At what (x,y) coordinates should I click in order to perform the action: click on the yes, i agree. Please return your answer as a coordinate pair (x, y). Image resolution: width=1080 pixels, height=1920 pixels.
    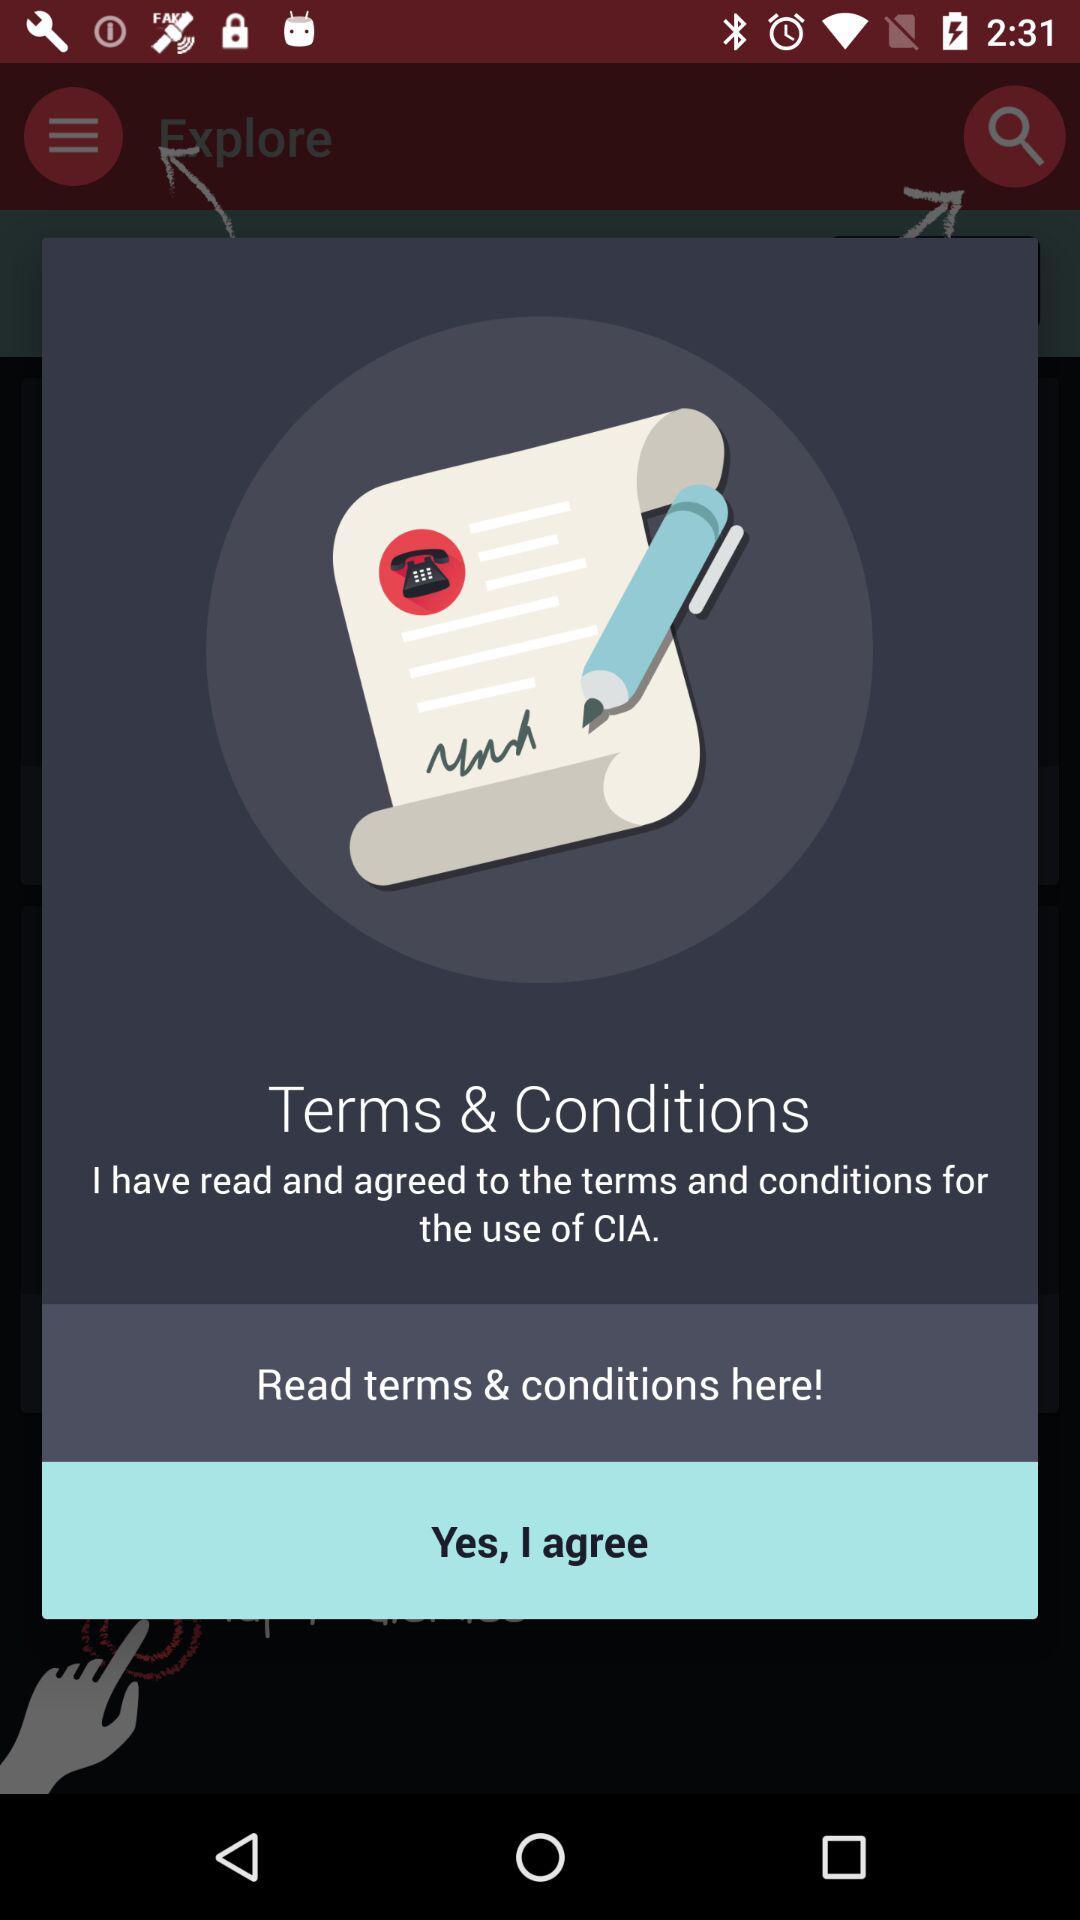
    Looking at the image, I should click on (540, 1539).